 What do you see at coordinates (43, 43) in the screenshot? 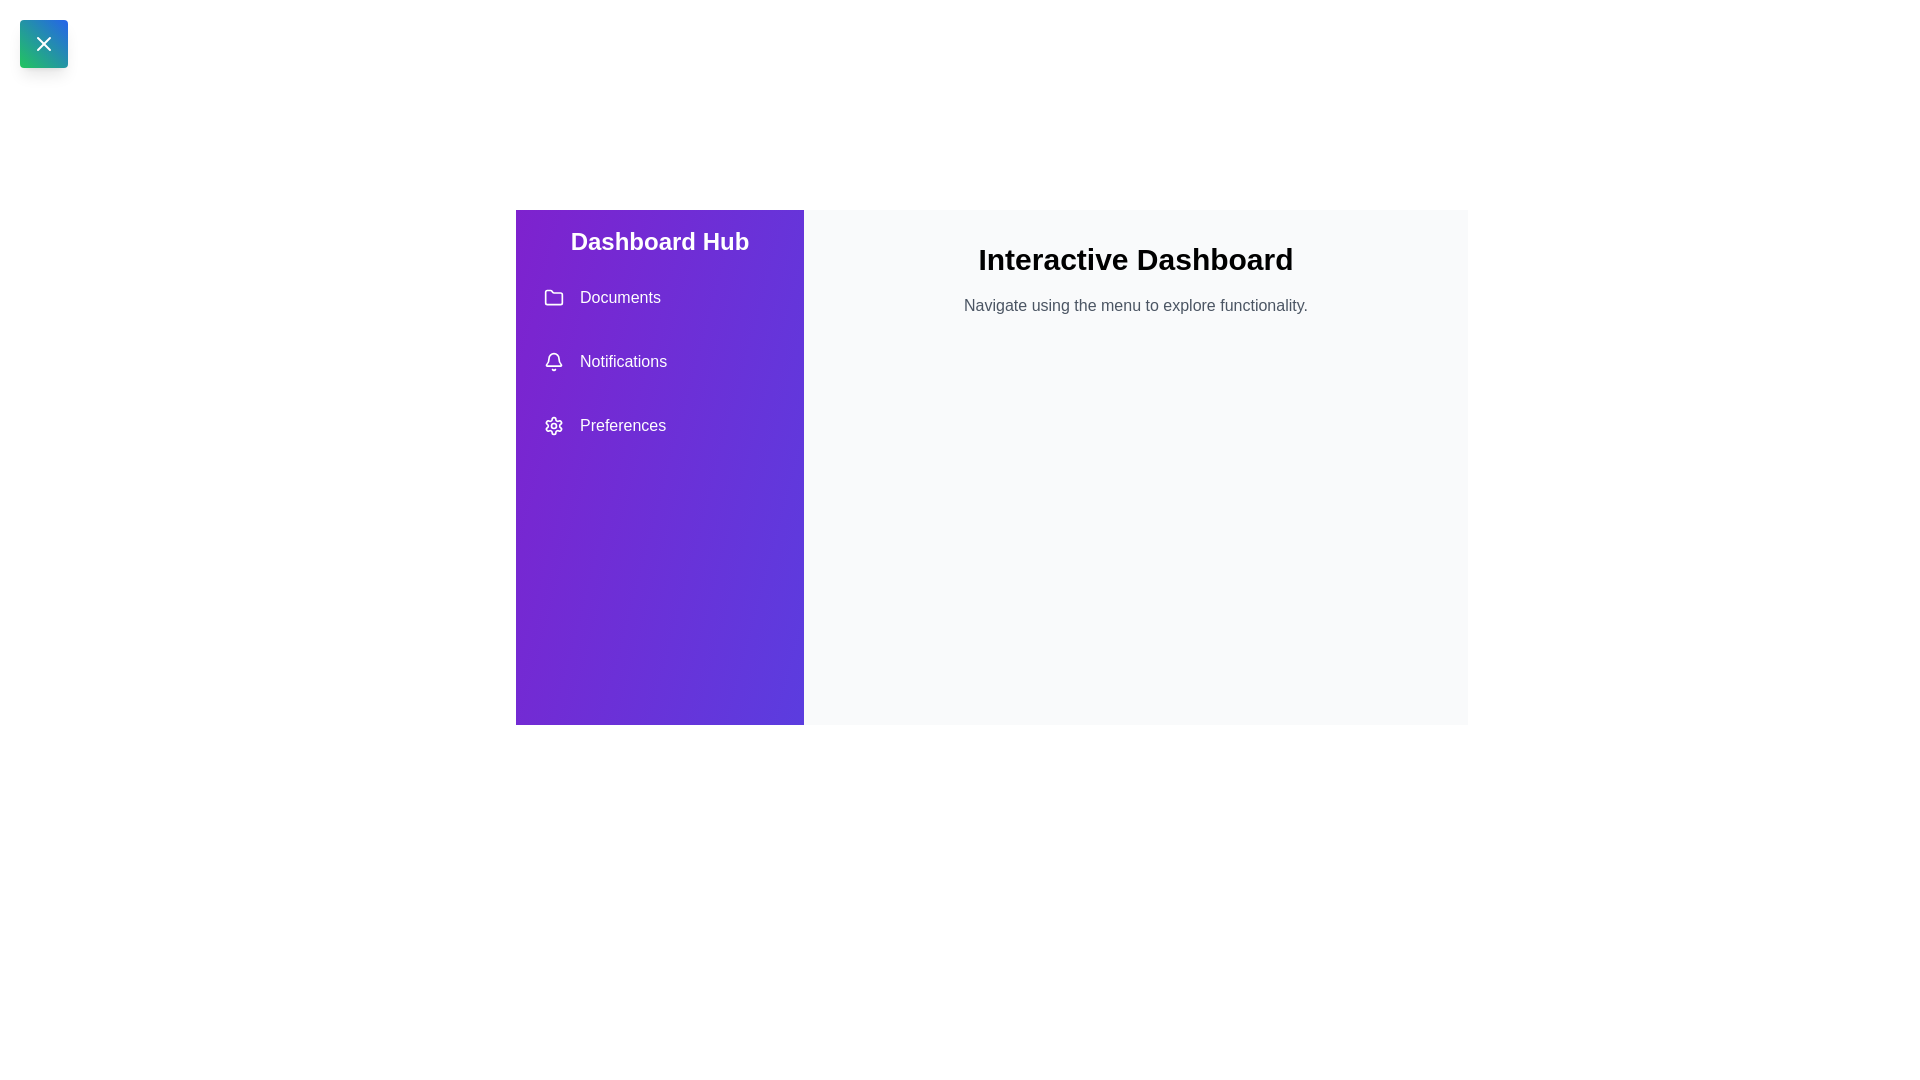
I see `button in the top-left corner to toggle the drawer open or closed` at bounding box center [43, 43].